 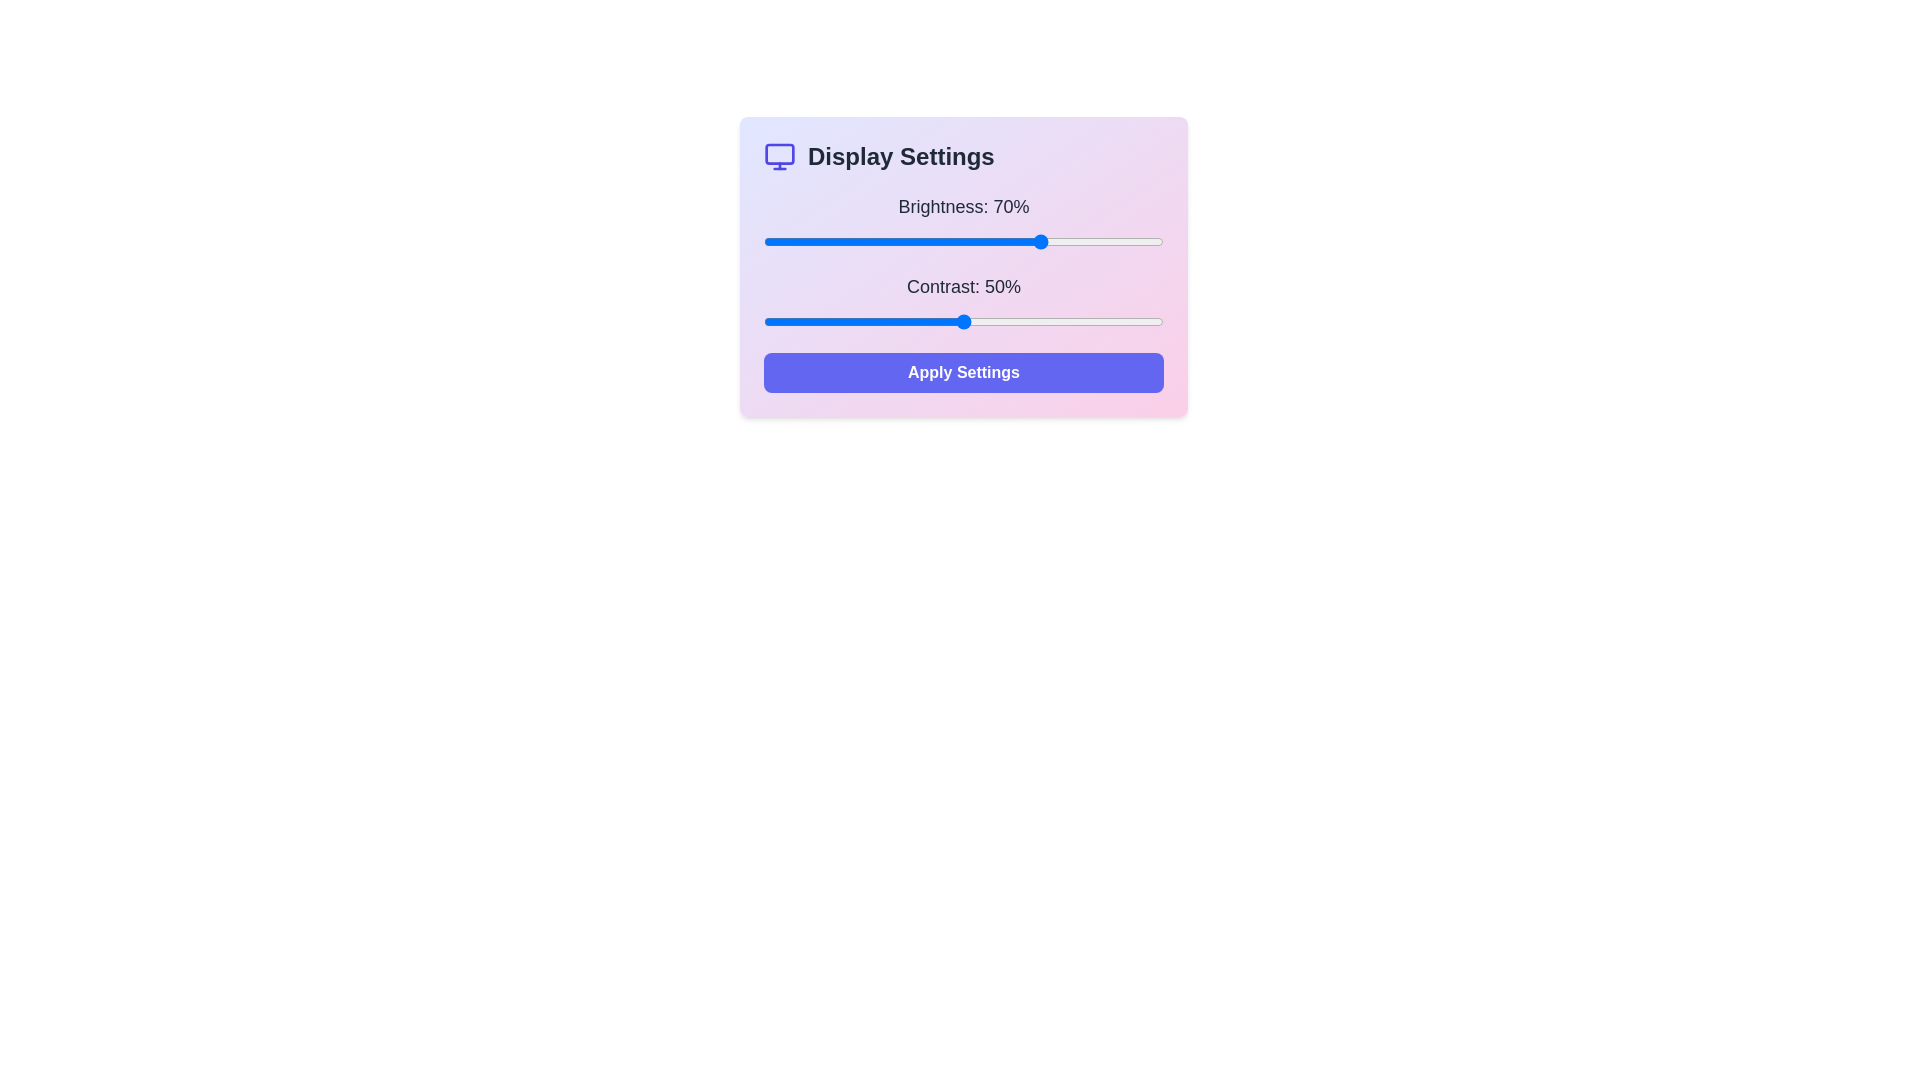 What do you see at coordinates (1036, 320) in the screenshot?
I see `the contrast slider to 68%` at bounding box center [1036, 320].